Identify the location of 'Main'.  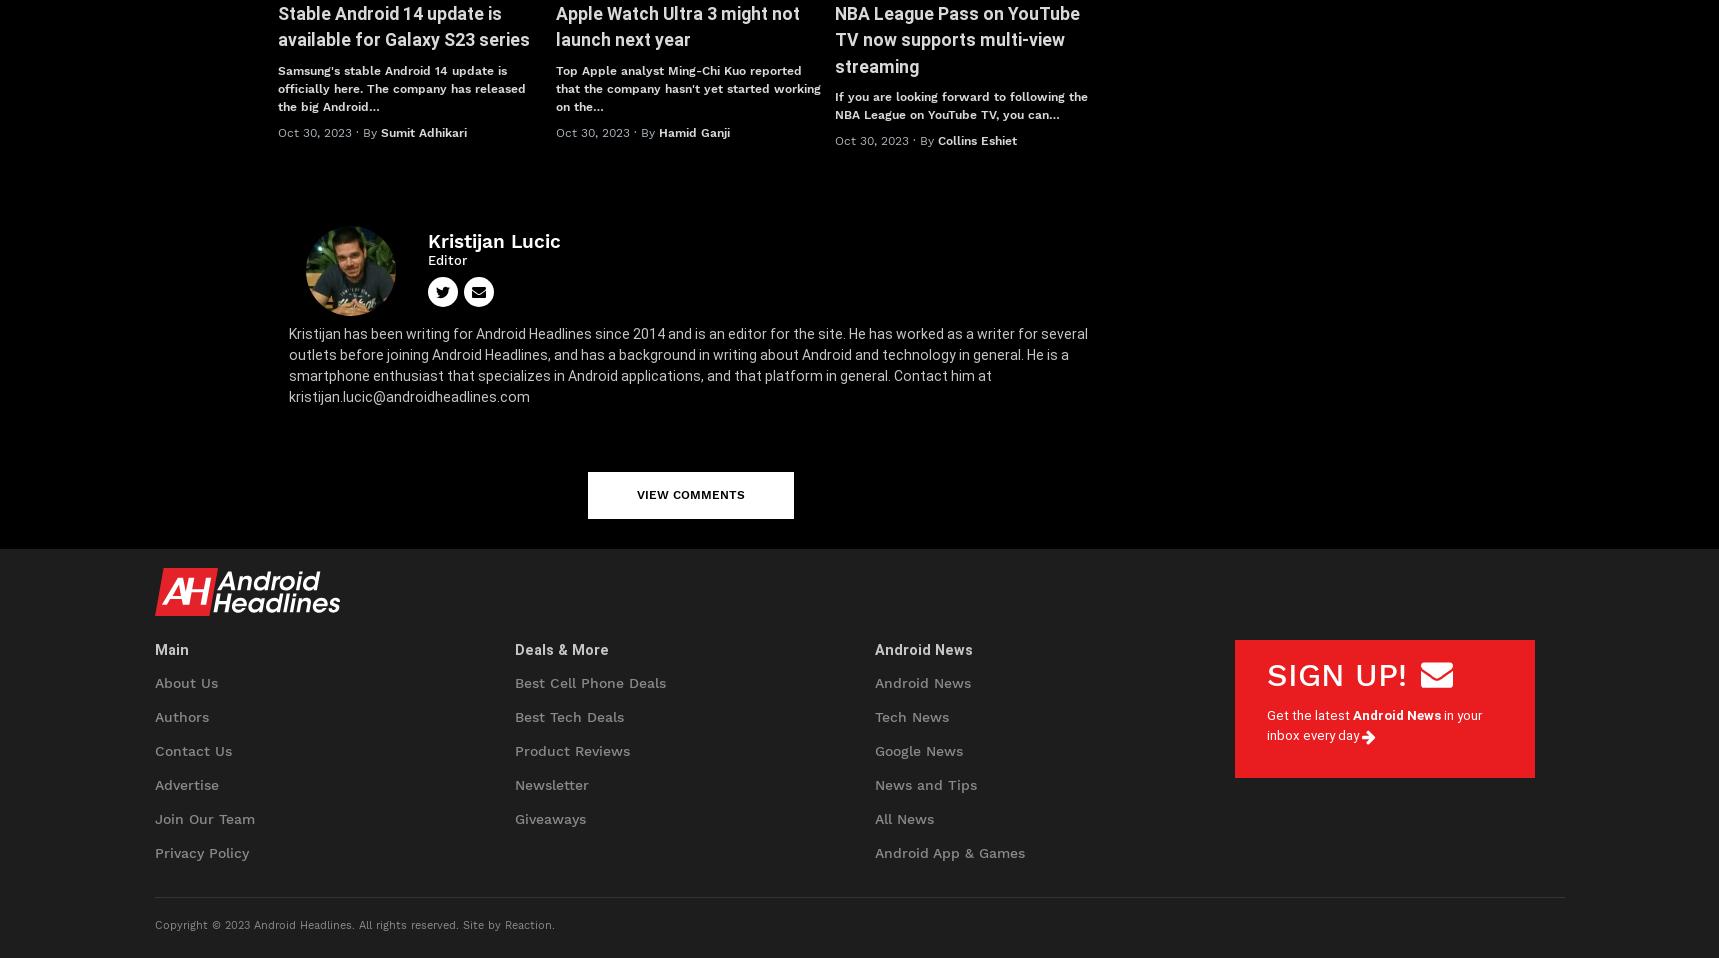
(170, 649).